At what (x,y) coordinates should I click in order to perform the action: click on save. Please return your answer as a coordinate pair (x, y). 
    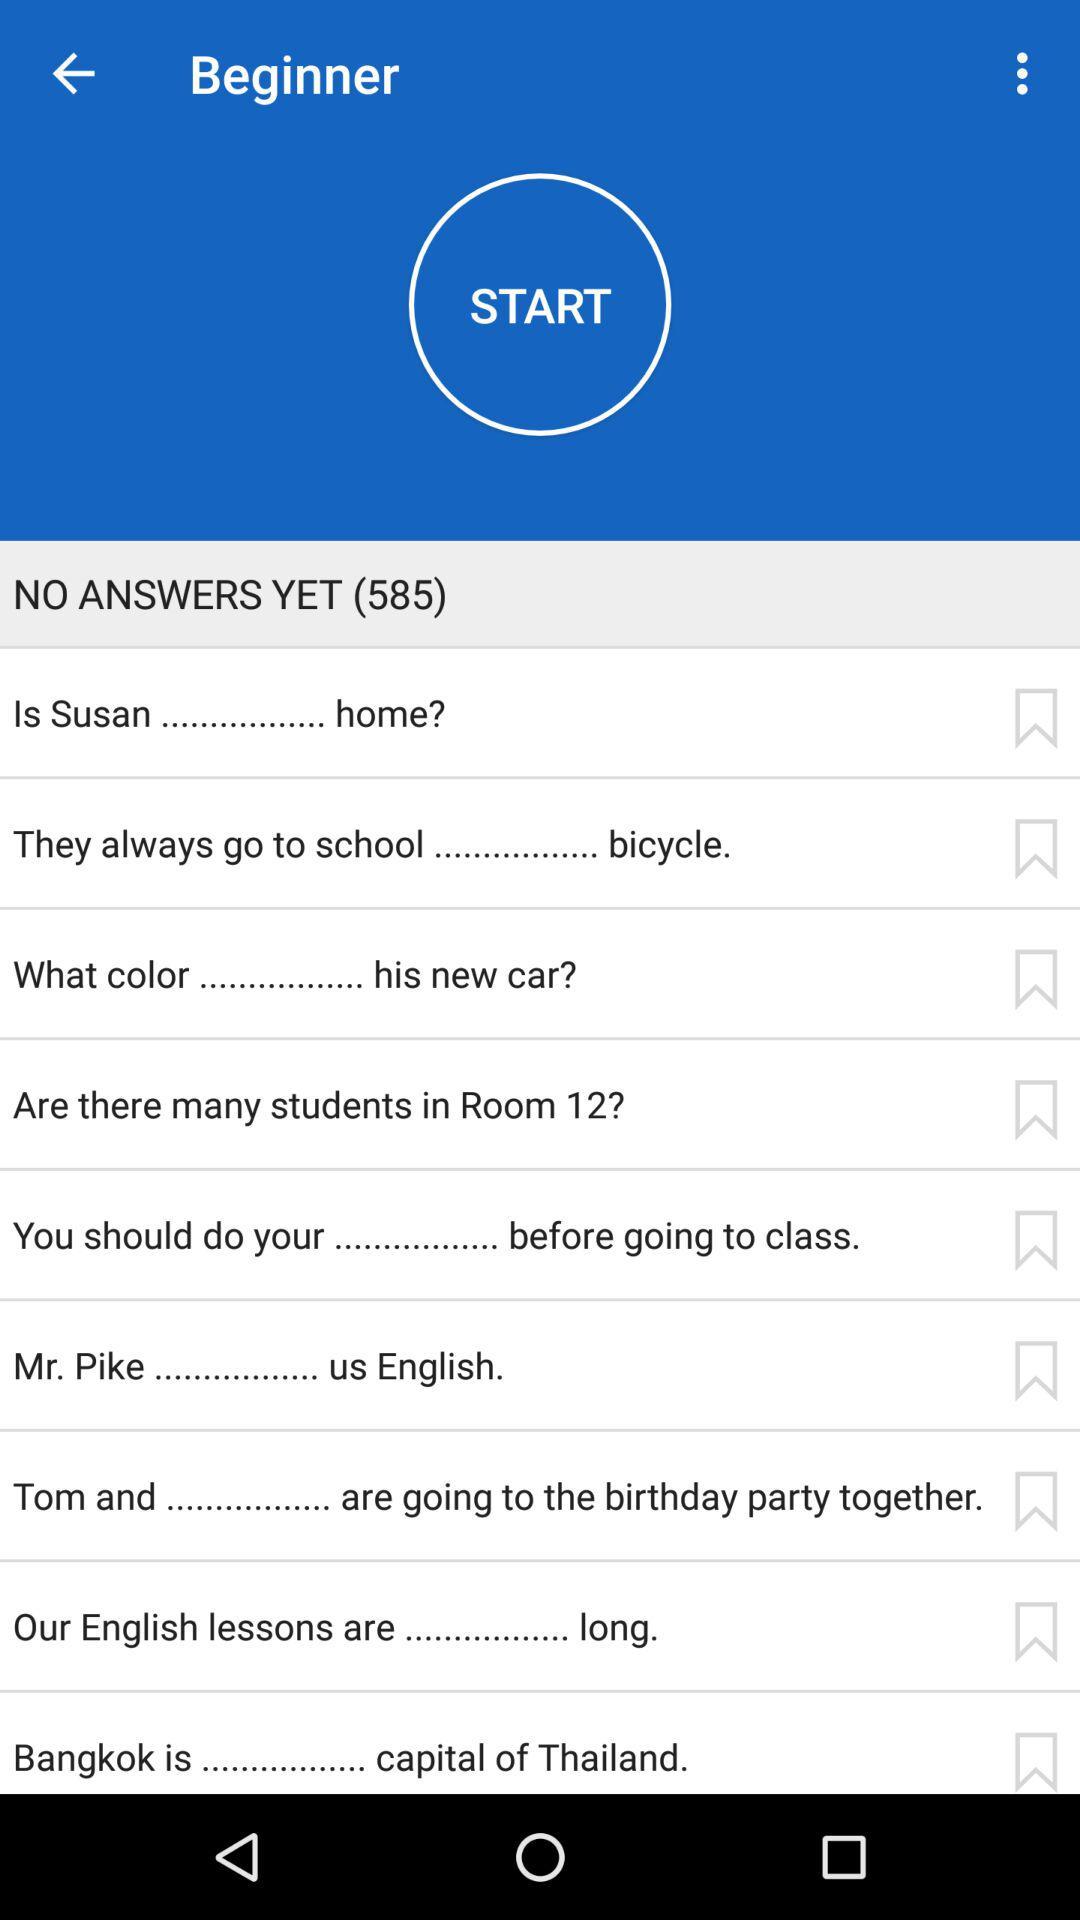
    Looking at the image, I should click on (1035, 1370).